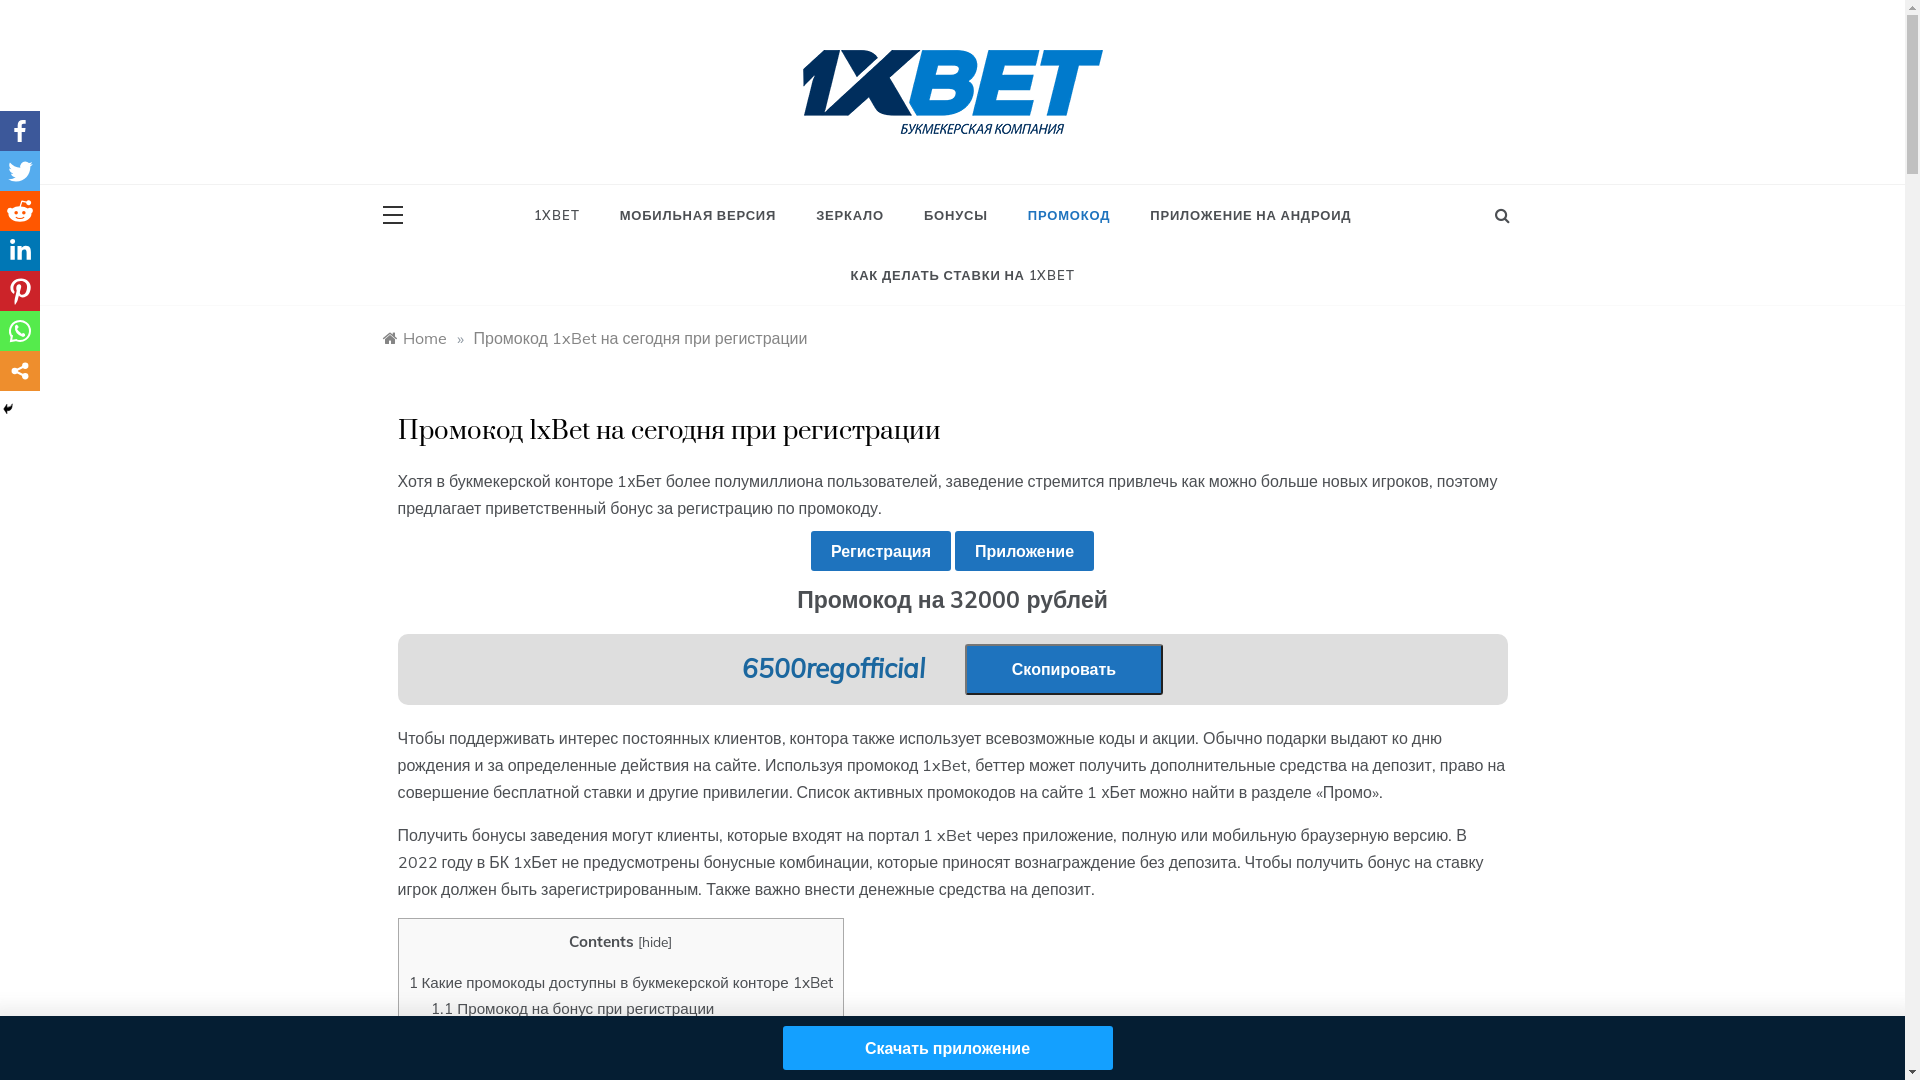 The height and width of the screenshot is (1080, 1920). What do you see at coordinates (19, 370) in the screenshot?
I see `'More'` at bounding box center [19, 370].